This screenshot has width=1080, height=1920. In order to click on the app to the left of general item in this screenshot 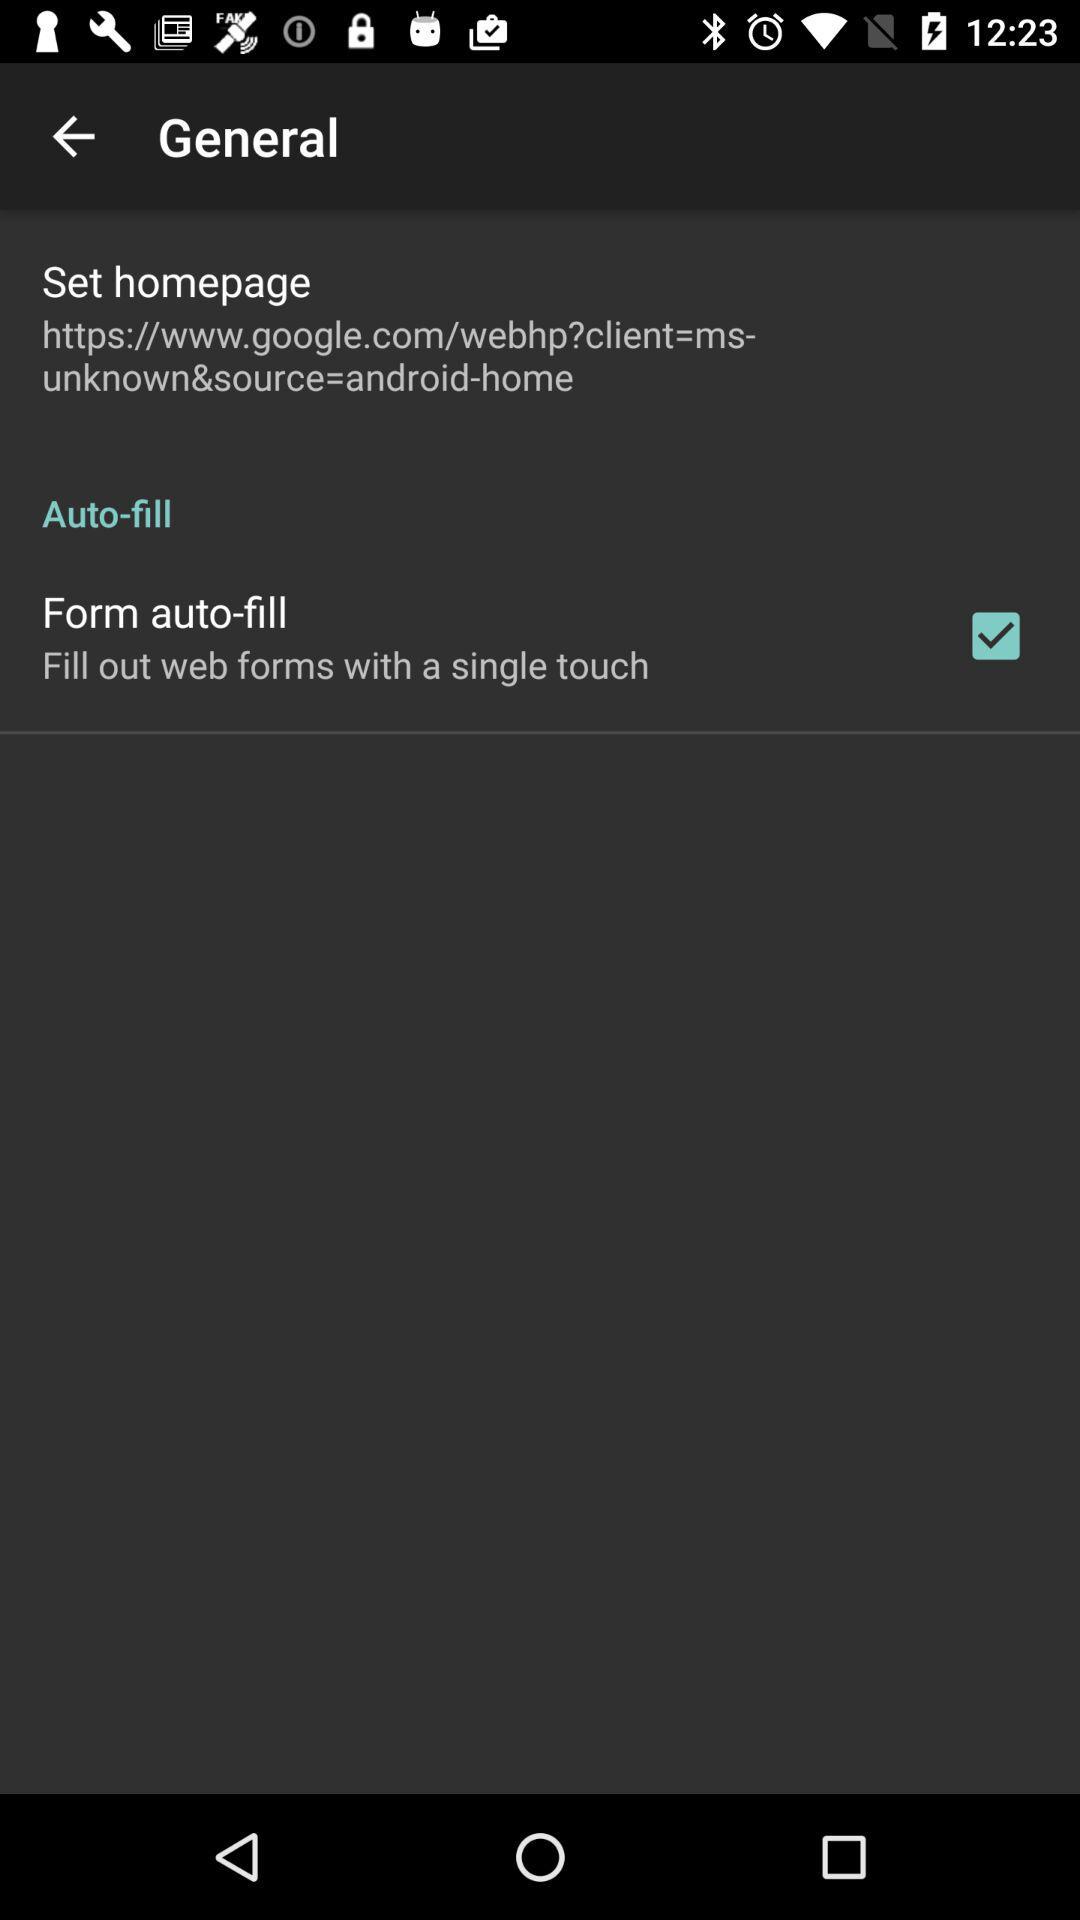, I will do `click(72, 135)`.